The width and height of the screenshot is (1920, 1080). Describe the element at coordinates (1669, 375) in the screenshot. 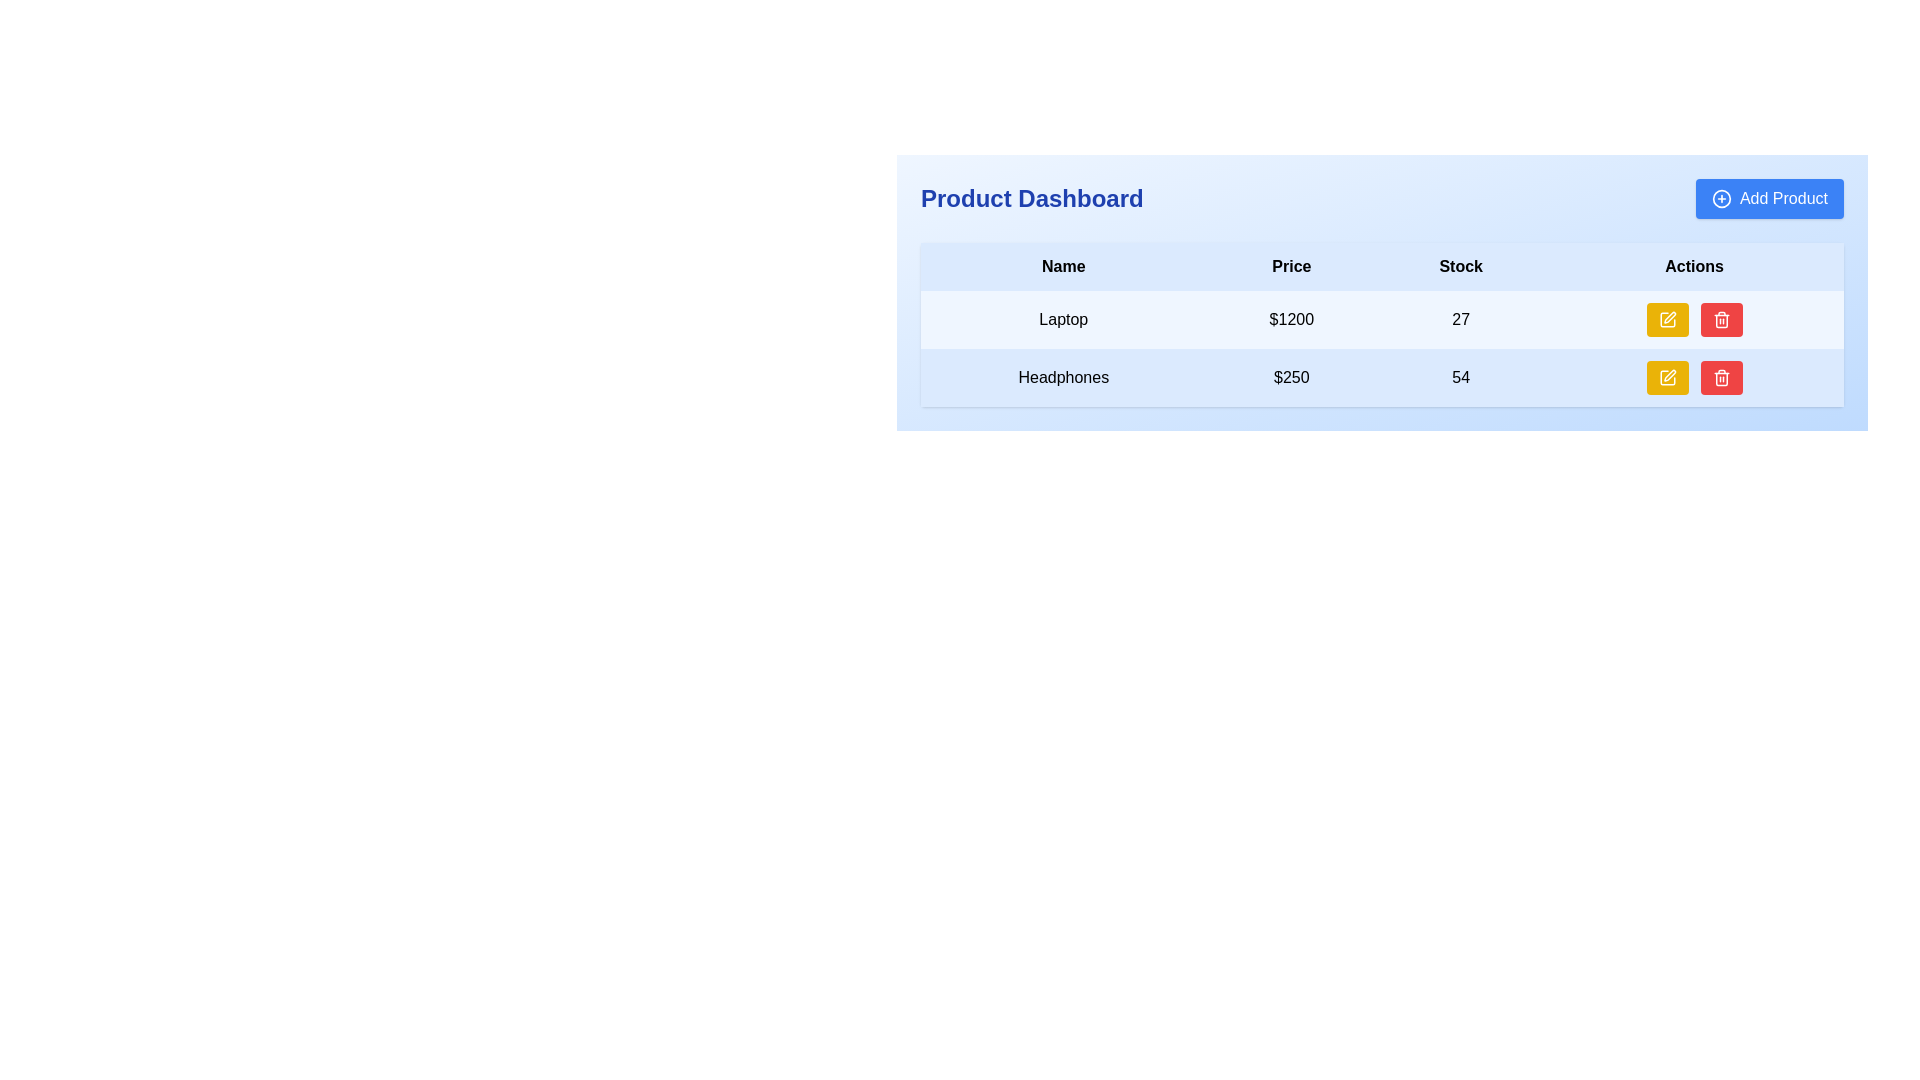

I see `the edit icon button located on the rightmost side of the Actions column in the second row of the table, adjacent to the red trash bin icon` at that location.